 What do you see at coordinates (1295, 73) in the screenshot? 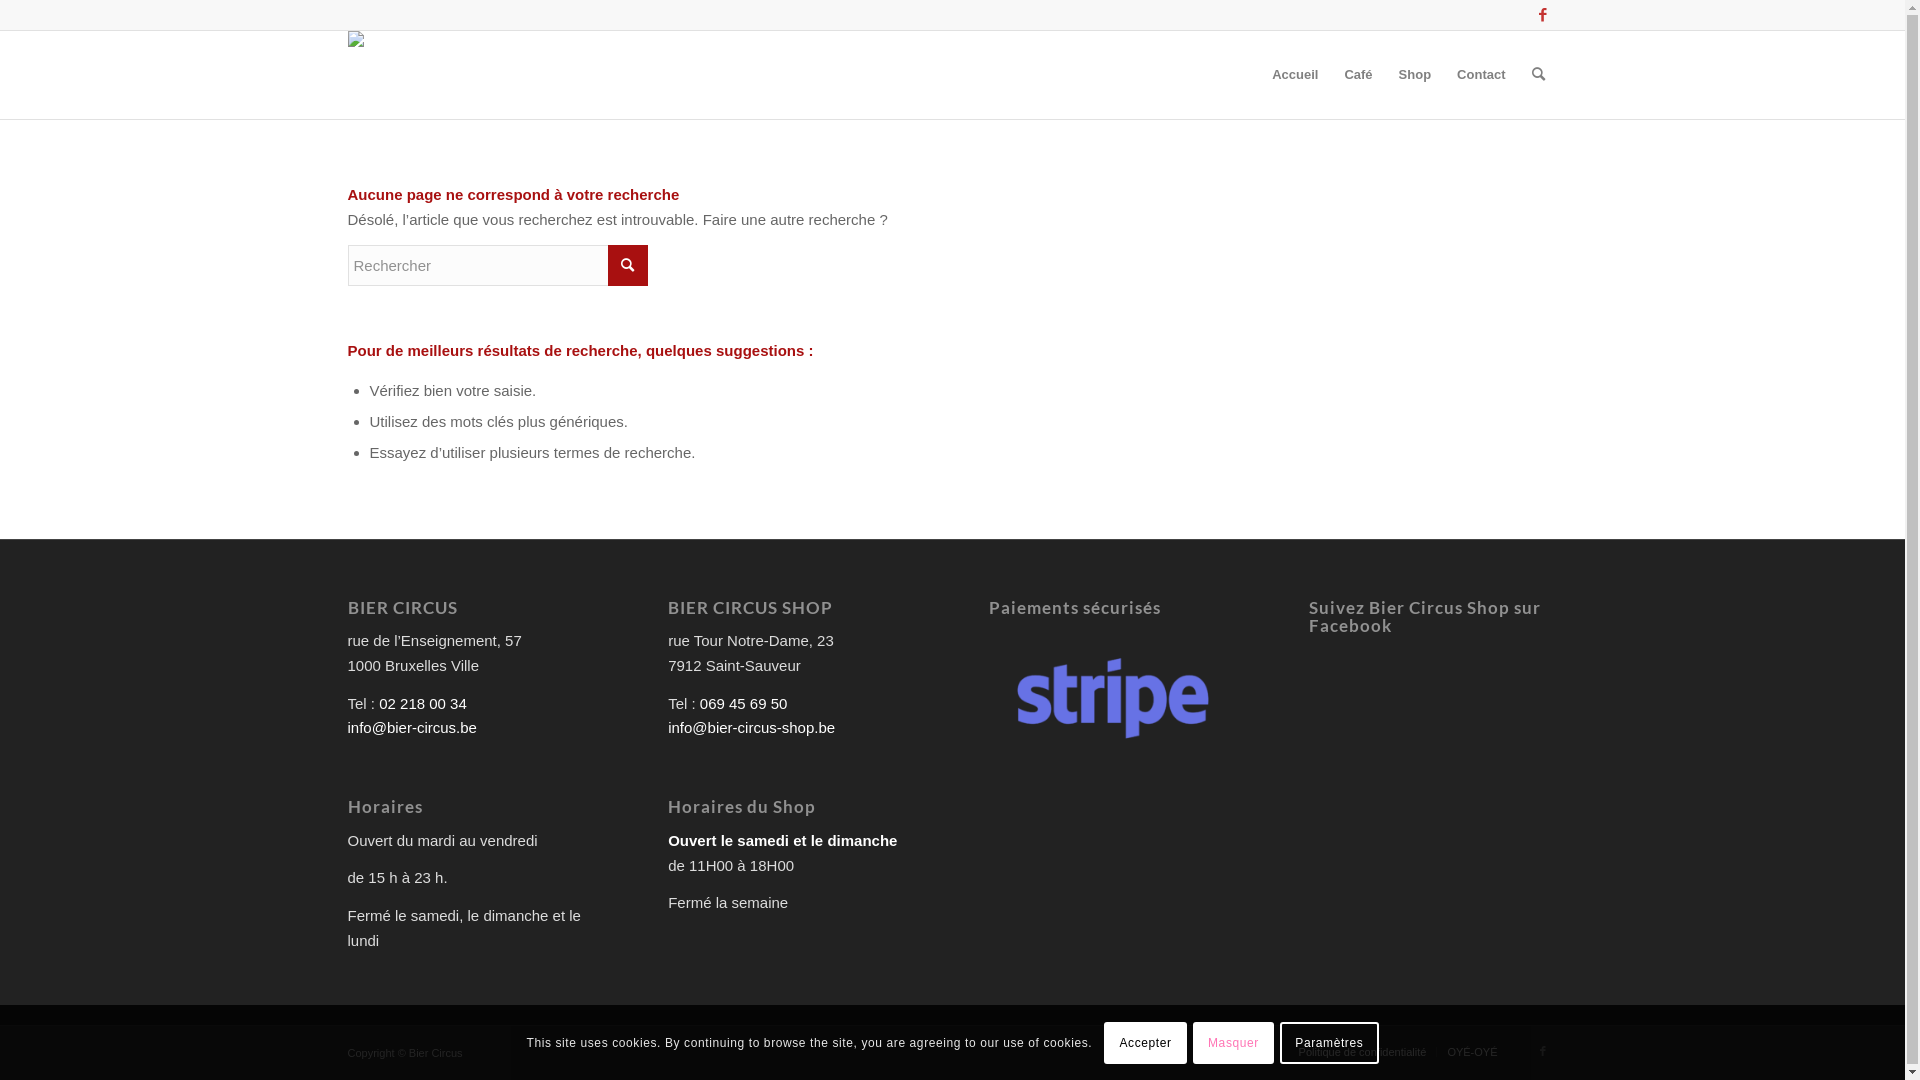
I see `'Accueil'` at bounding box center [1295, 73].